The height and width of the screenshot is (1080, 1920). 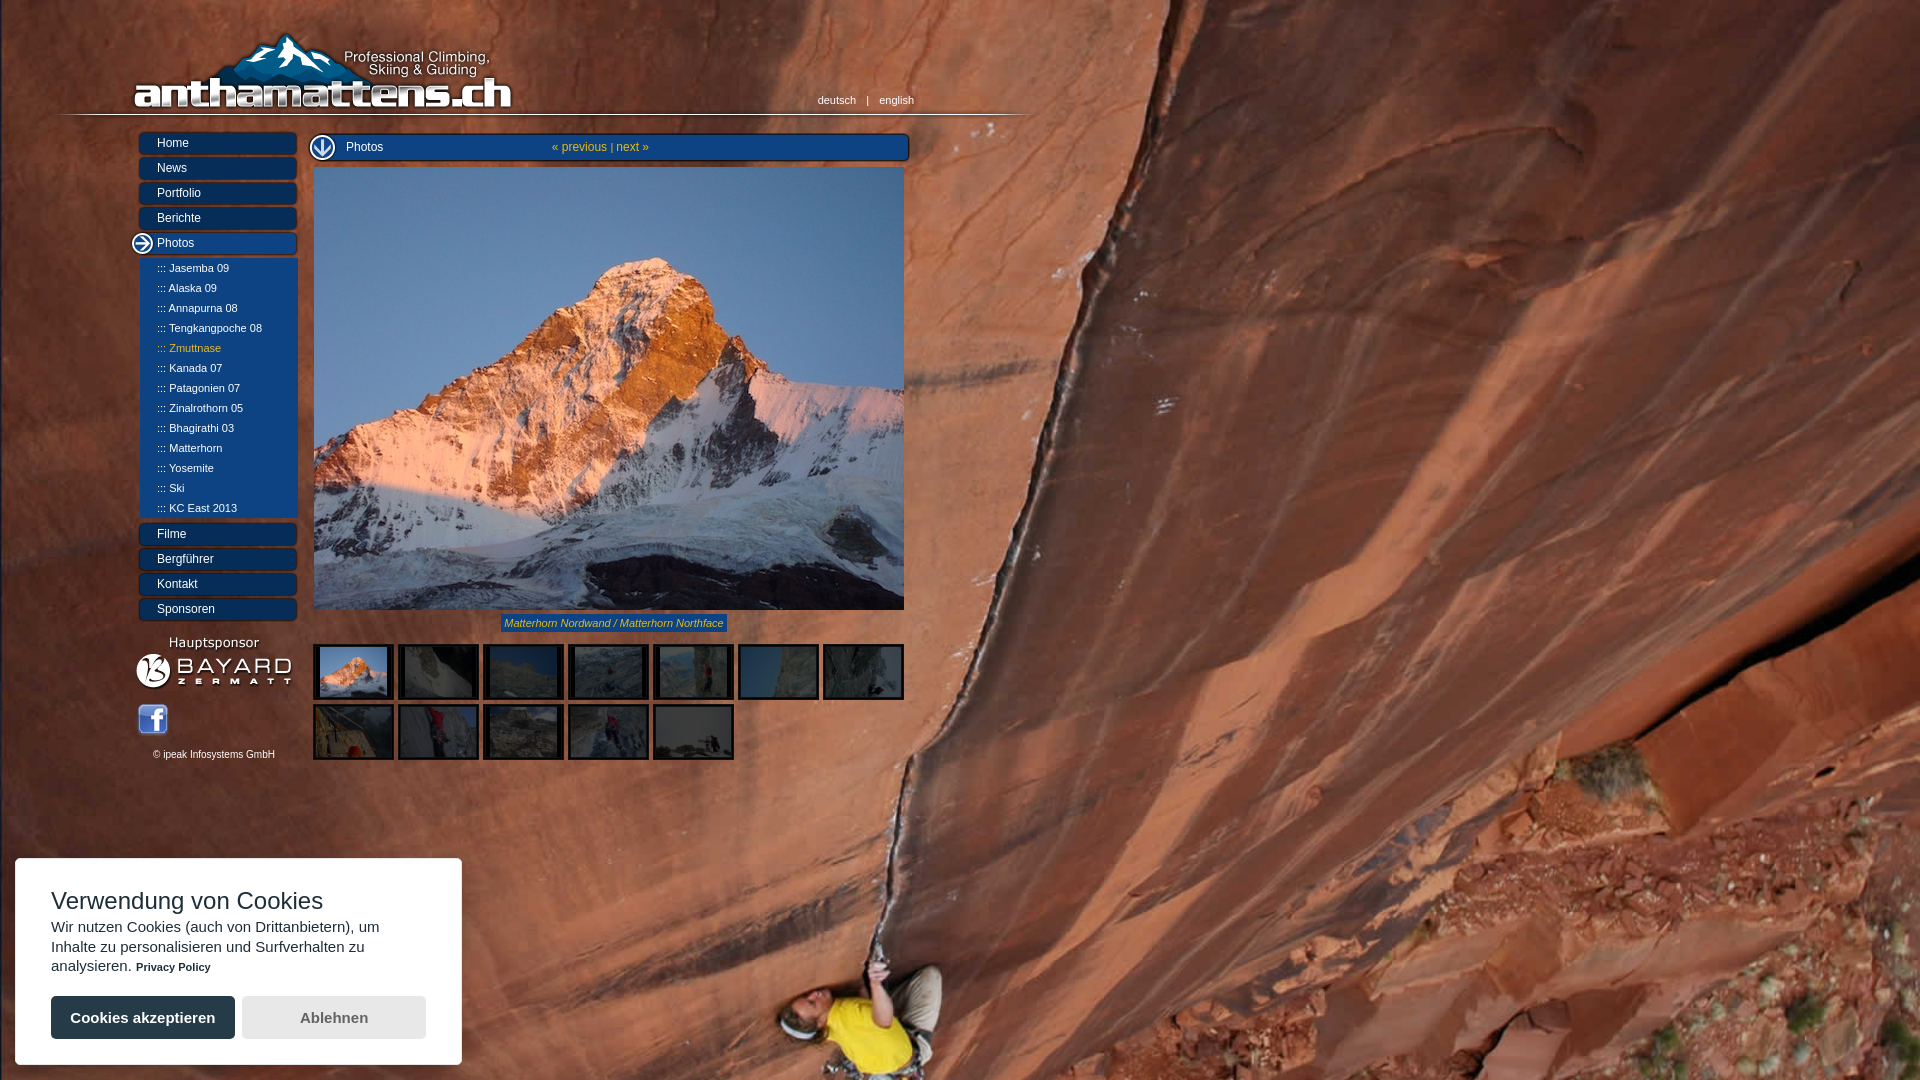 What do you see at coordinates (214, 193) in the screenshot?
I see `'Portfolio'` at bounding box center [214, 193].